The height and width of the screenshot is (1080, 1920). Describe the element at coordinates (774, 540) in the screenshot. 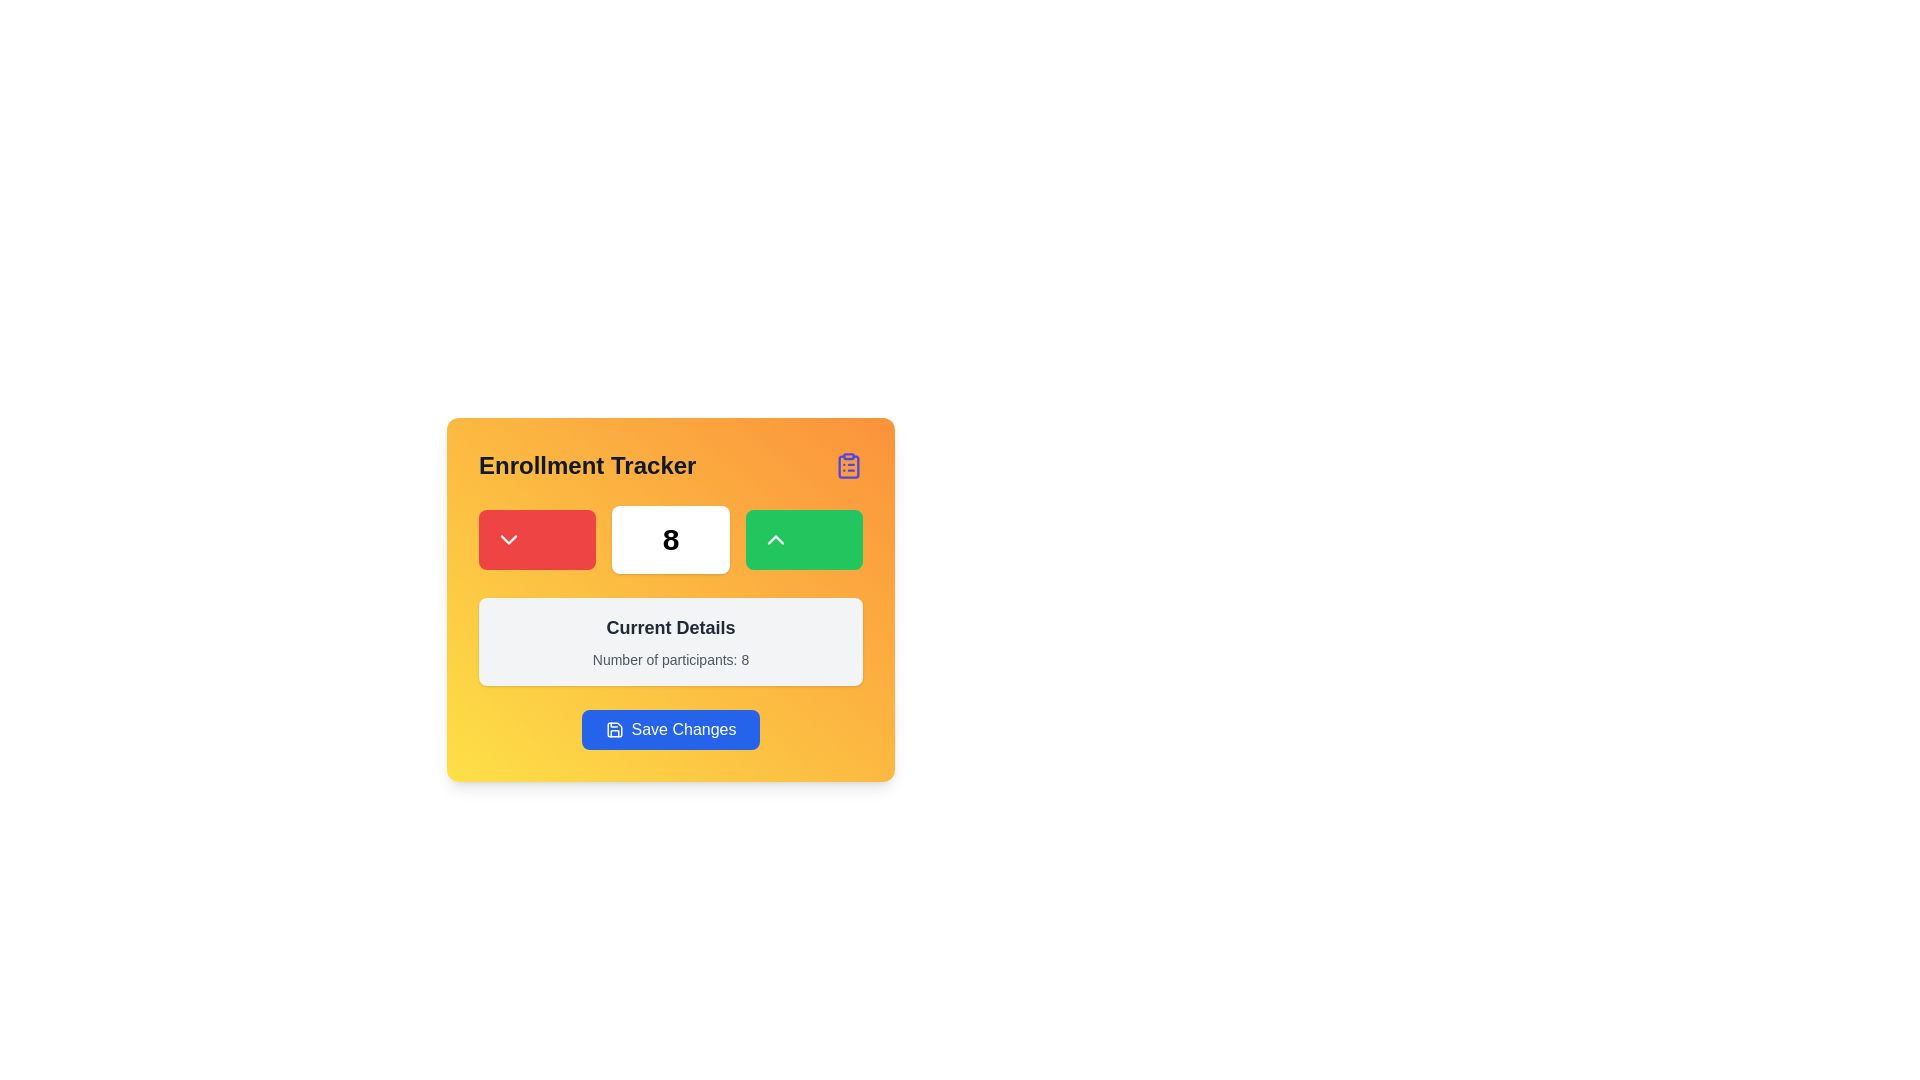

I see `the green square button containing the upward-pointing chevron icon, which is located to the right of a white input field with the number '8' in the Enrollment Tracker section` at that location.